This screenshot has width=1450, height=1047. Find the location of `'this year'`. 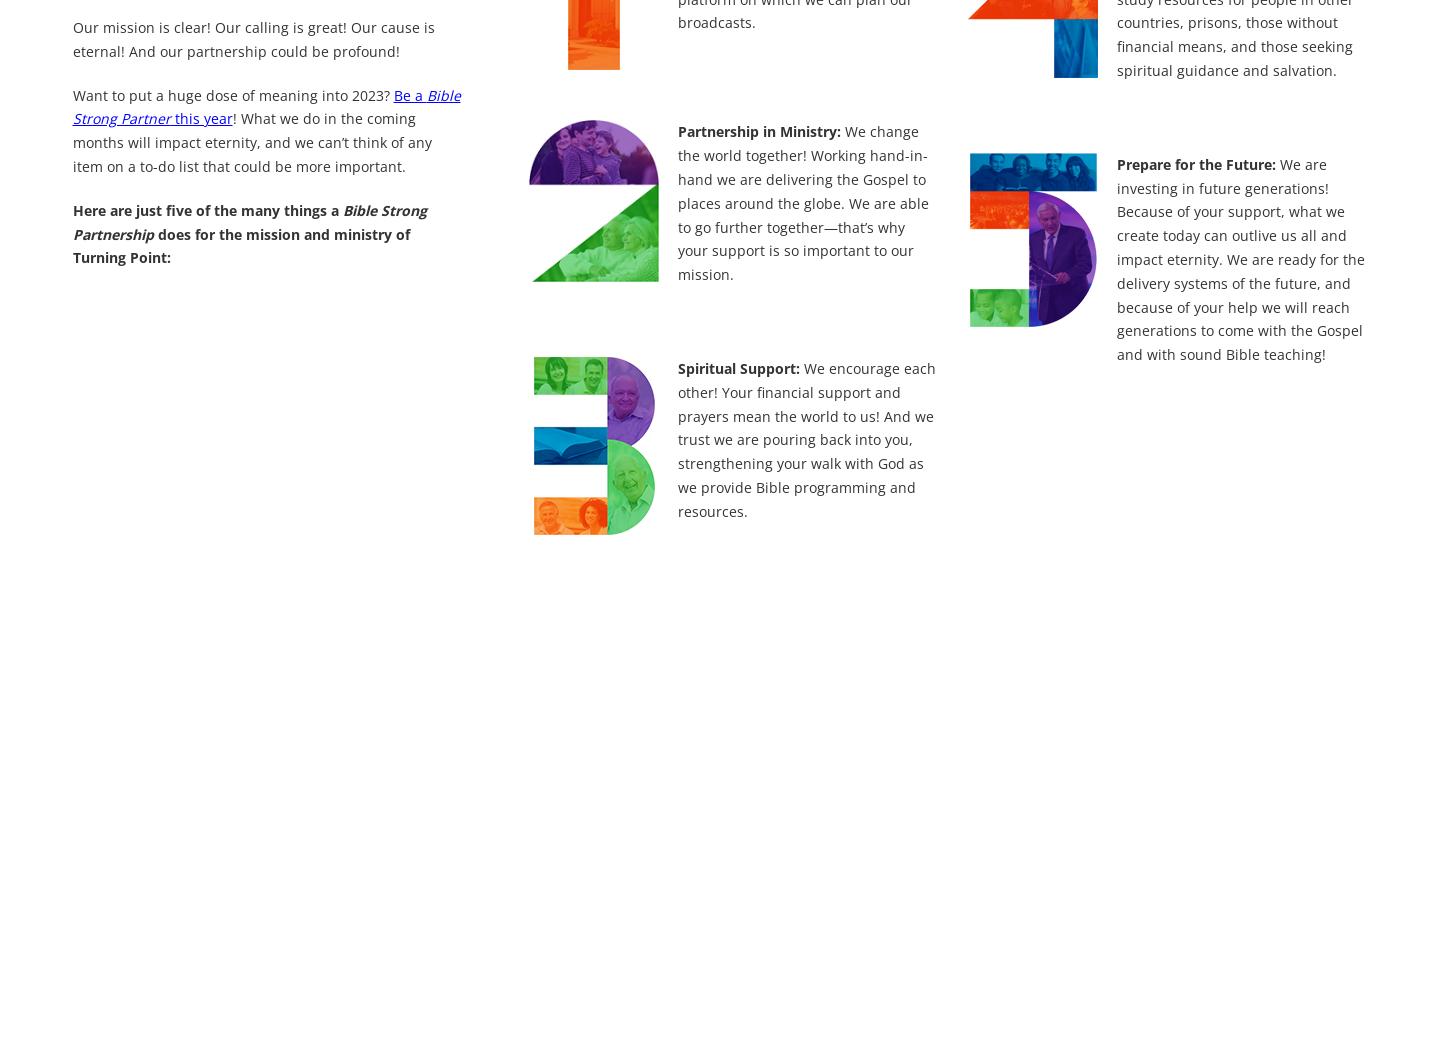

'this year' is located at coordinates (199, 117).